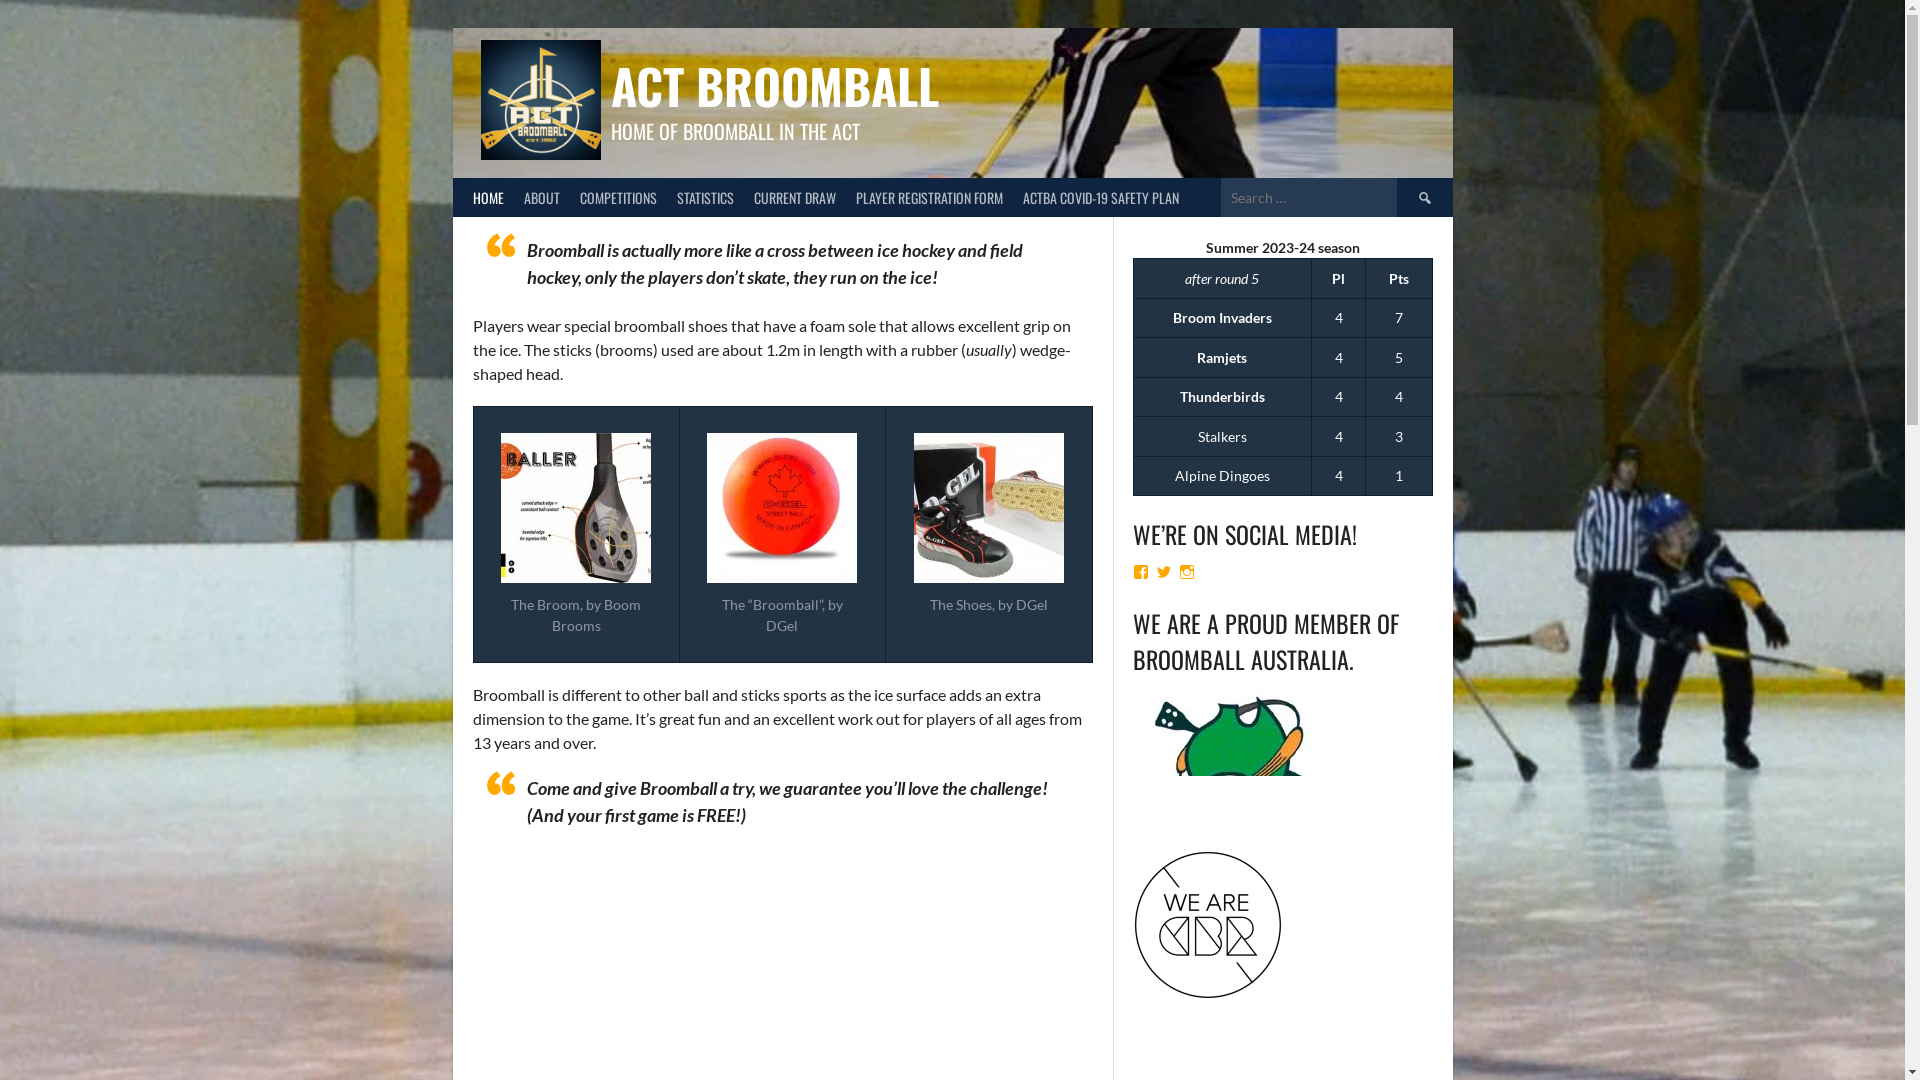 The height and width of the screenshot is (1080, 1920). Describe the element at coordinates (794, 197) in the screenshot. I see `'CURRENT DRAW'` at that location.